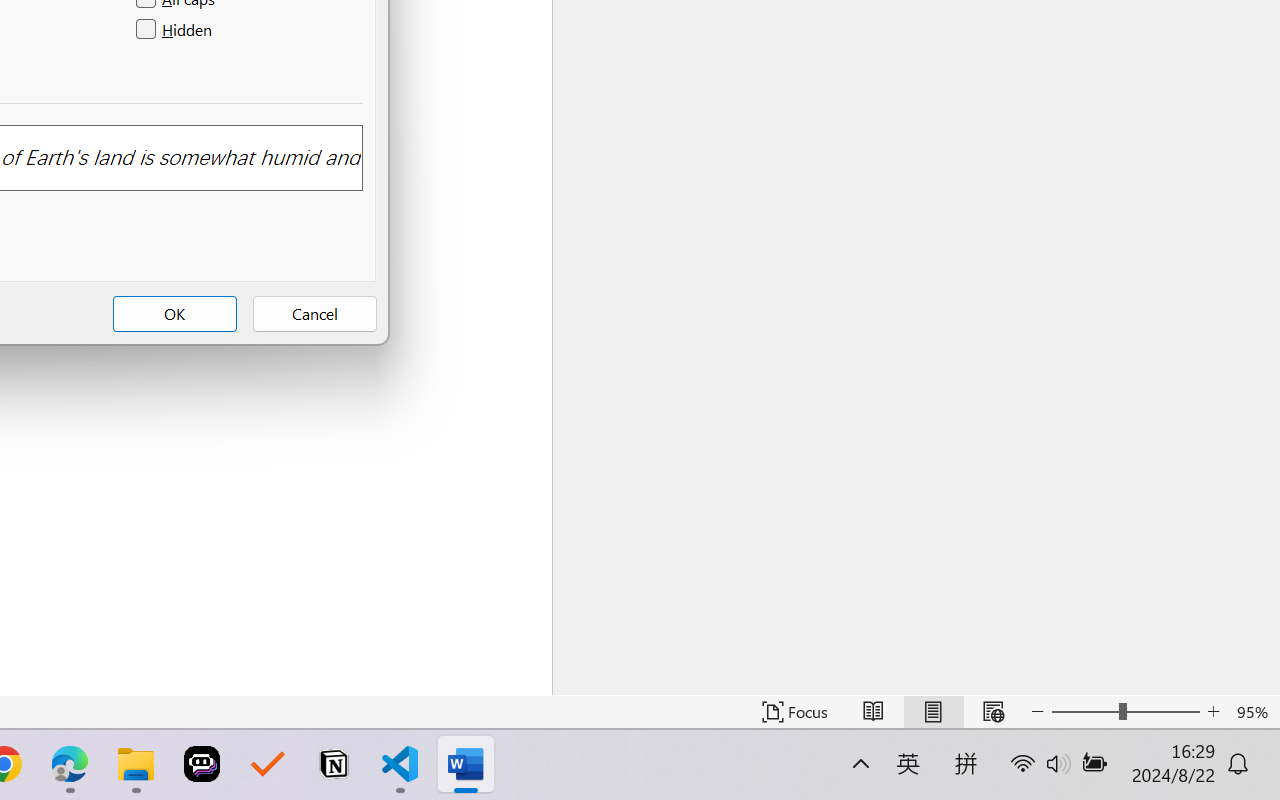  What do you see at coordinates (176, 30) in the screenshot?
I see `'Hidden'` at bounding box center [176, 30].